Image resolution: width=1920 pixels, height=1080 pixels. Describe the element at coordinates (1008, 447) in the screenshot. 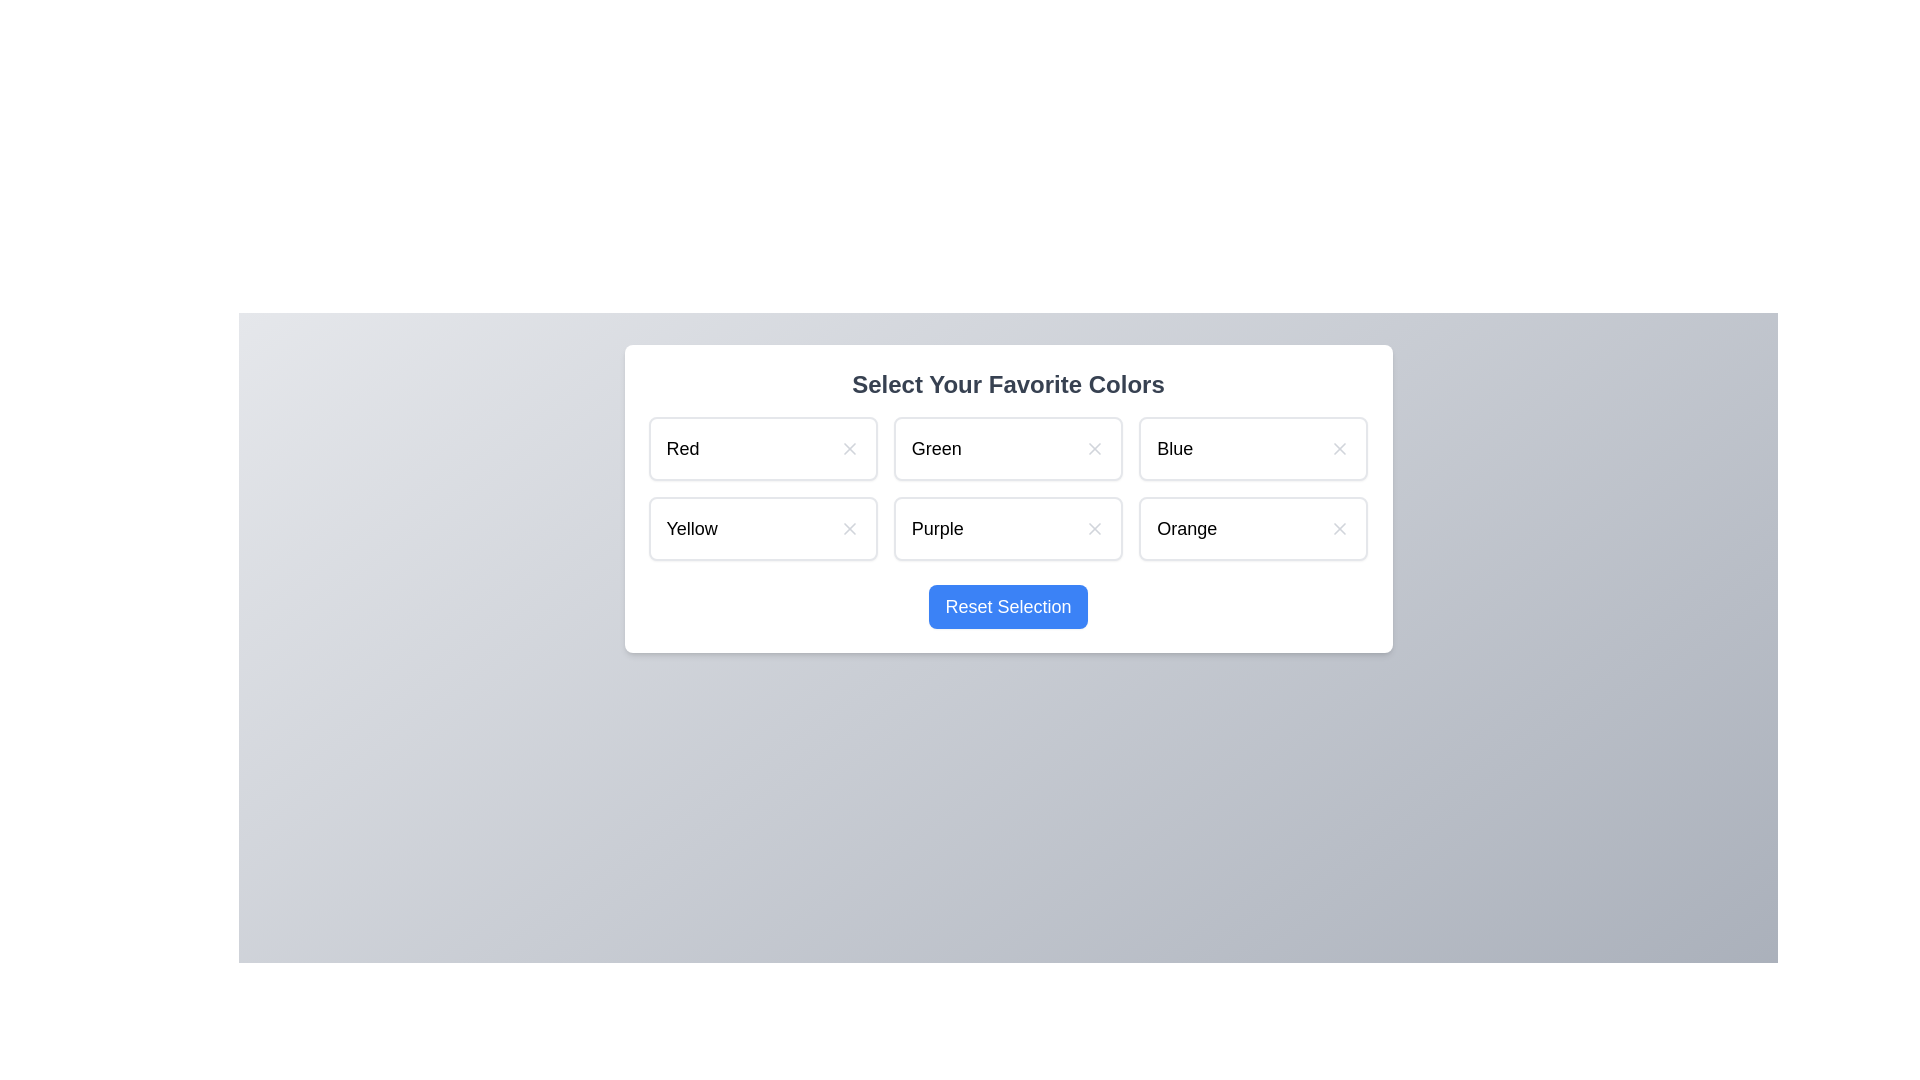

I see `the color Green` at that location.